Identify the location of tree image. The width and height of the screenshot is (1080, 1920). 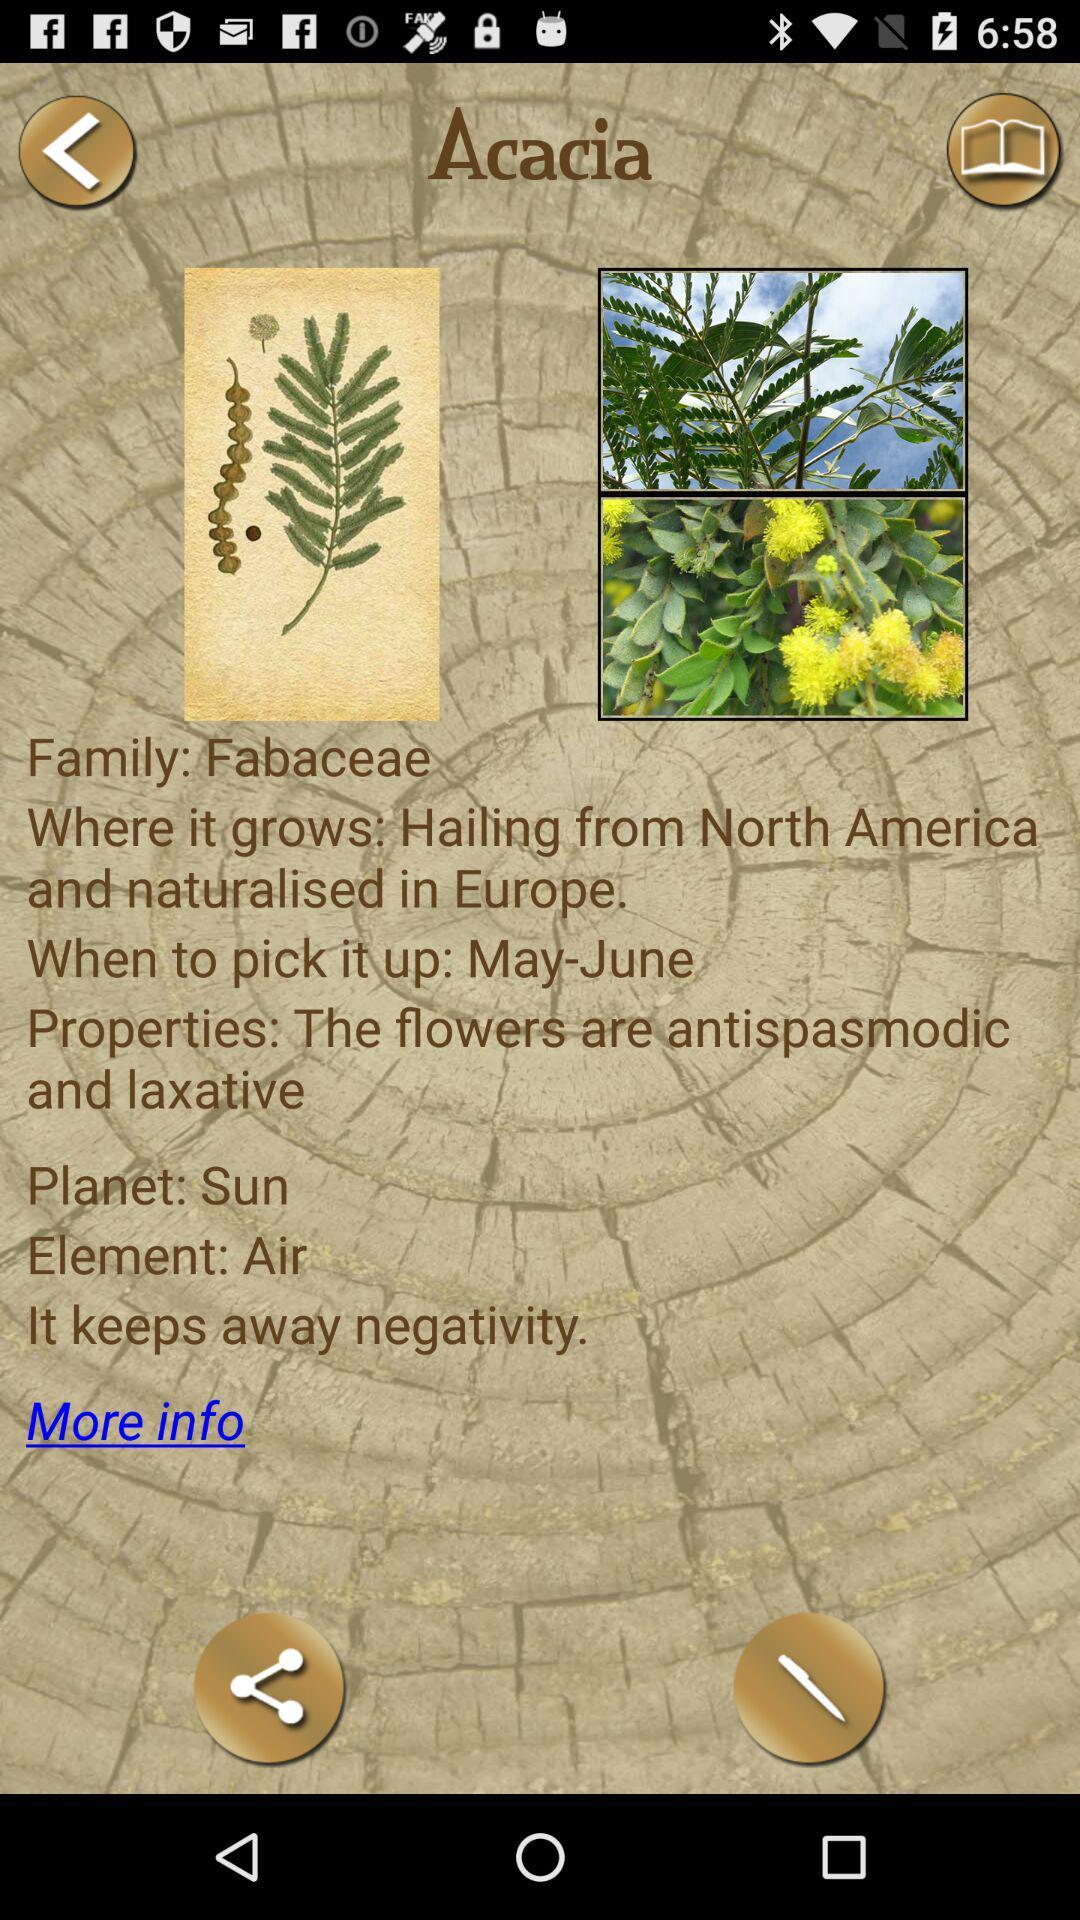
(782, 380).